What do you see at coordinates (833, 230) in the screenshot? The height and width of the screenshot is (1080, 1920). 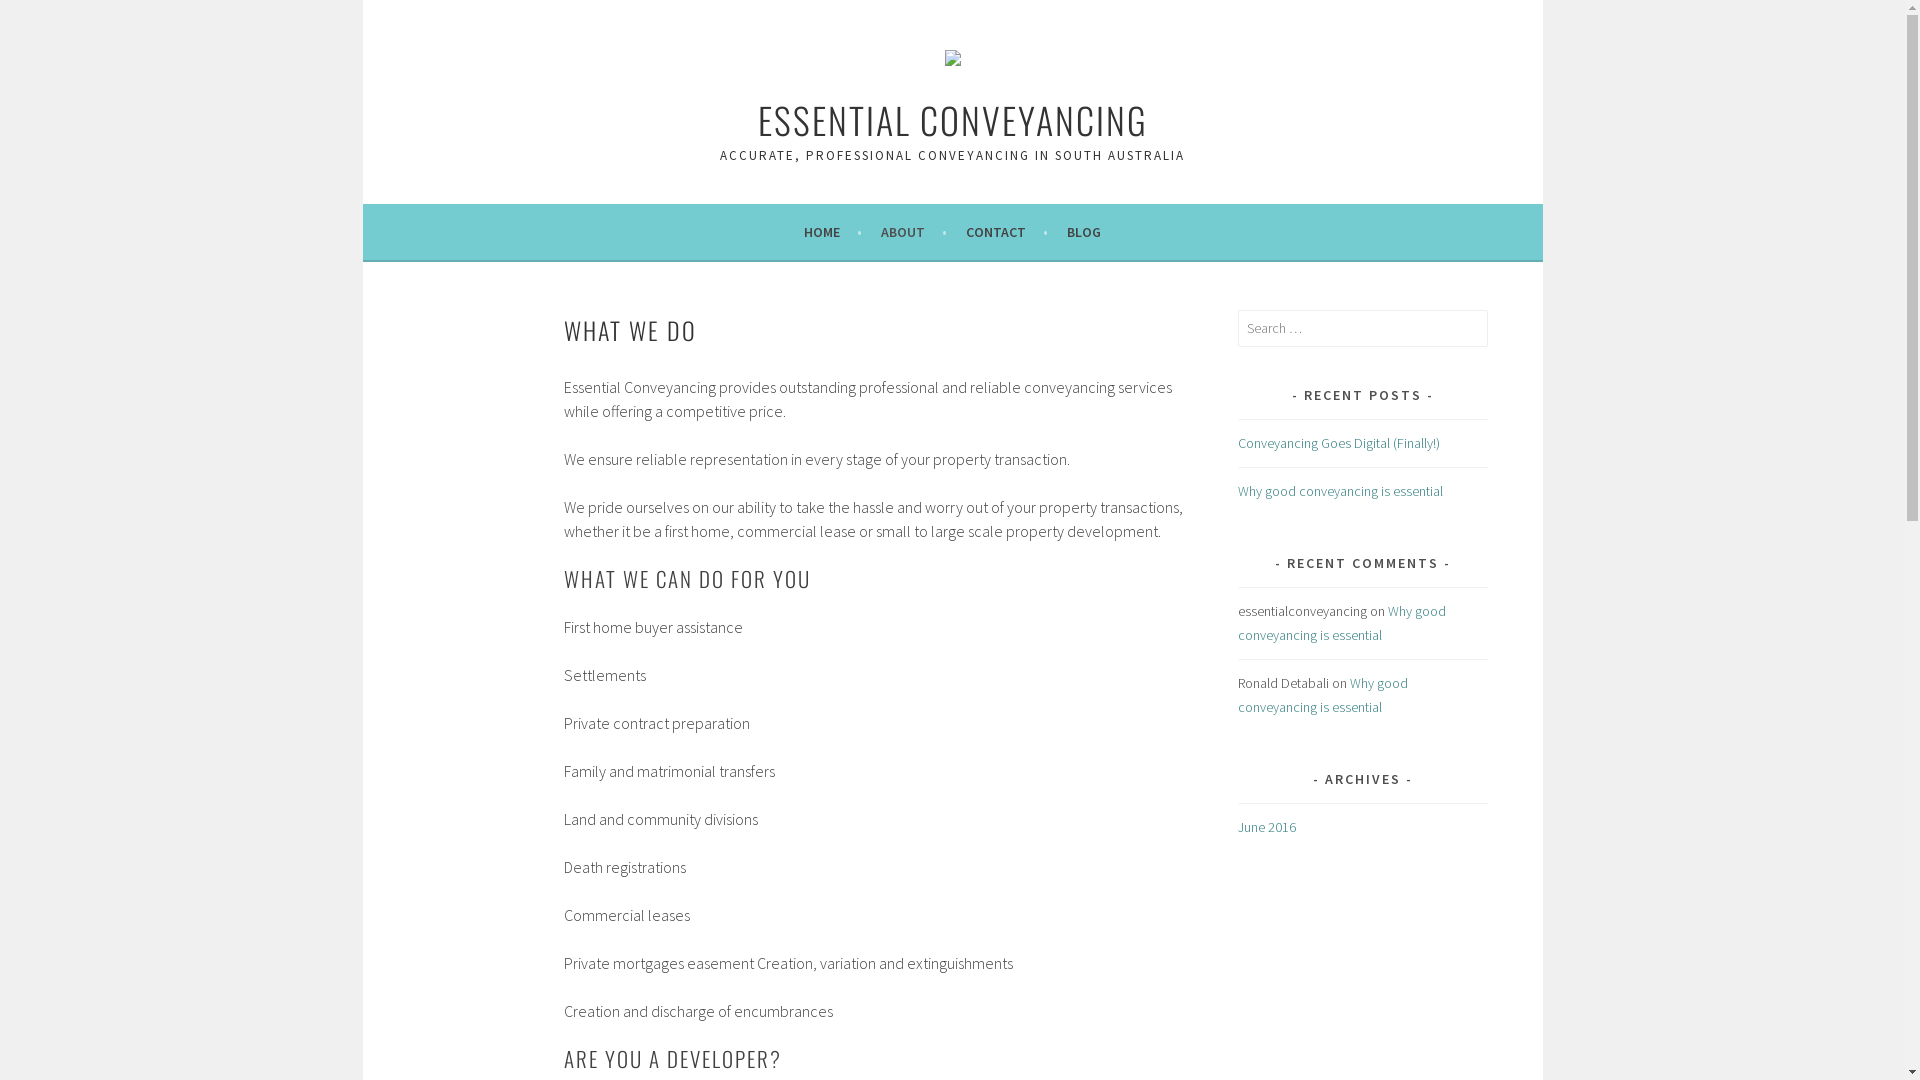 I see `'HOME'` at bounding box center [833, 230].